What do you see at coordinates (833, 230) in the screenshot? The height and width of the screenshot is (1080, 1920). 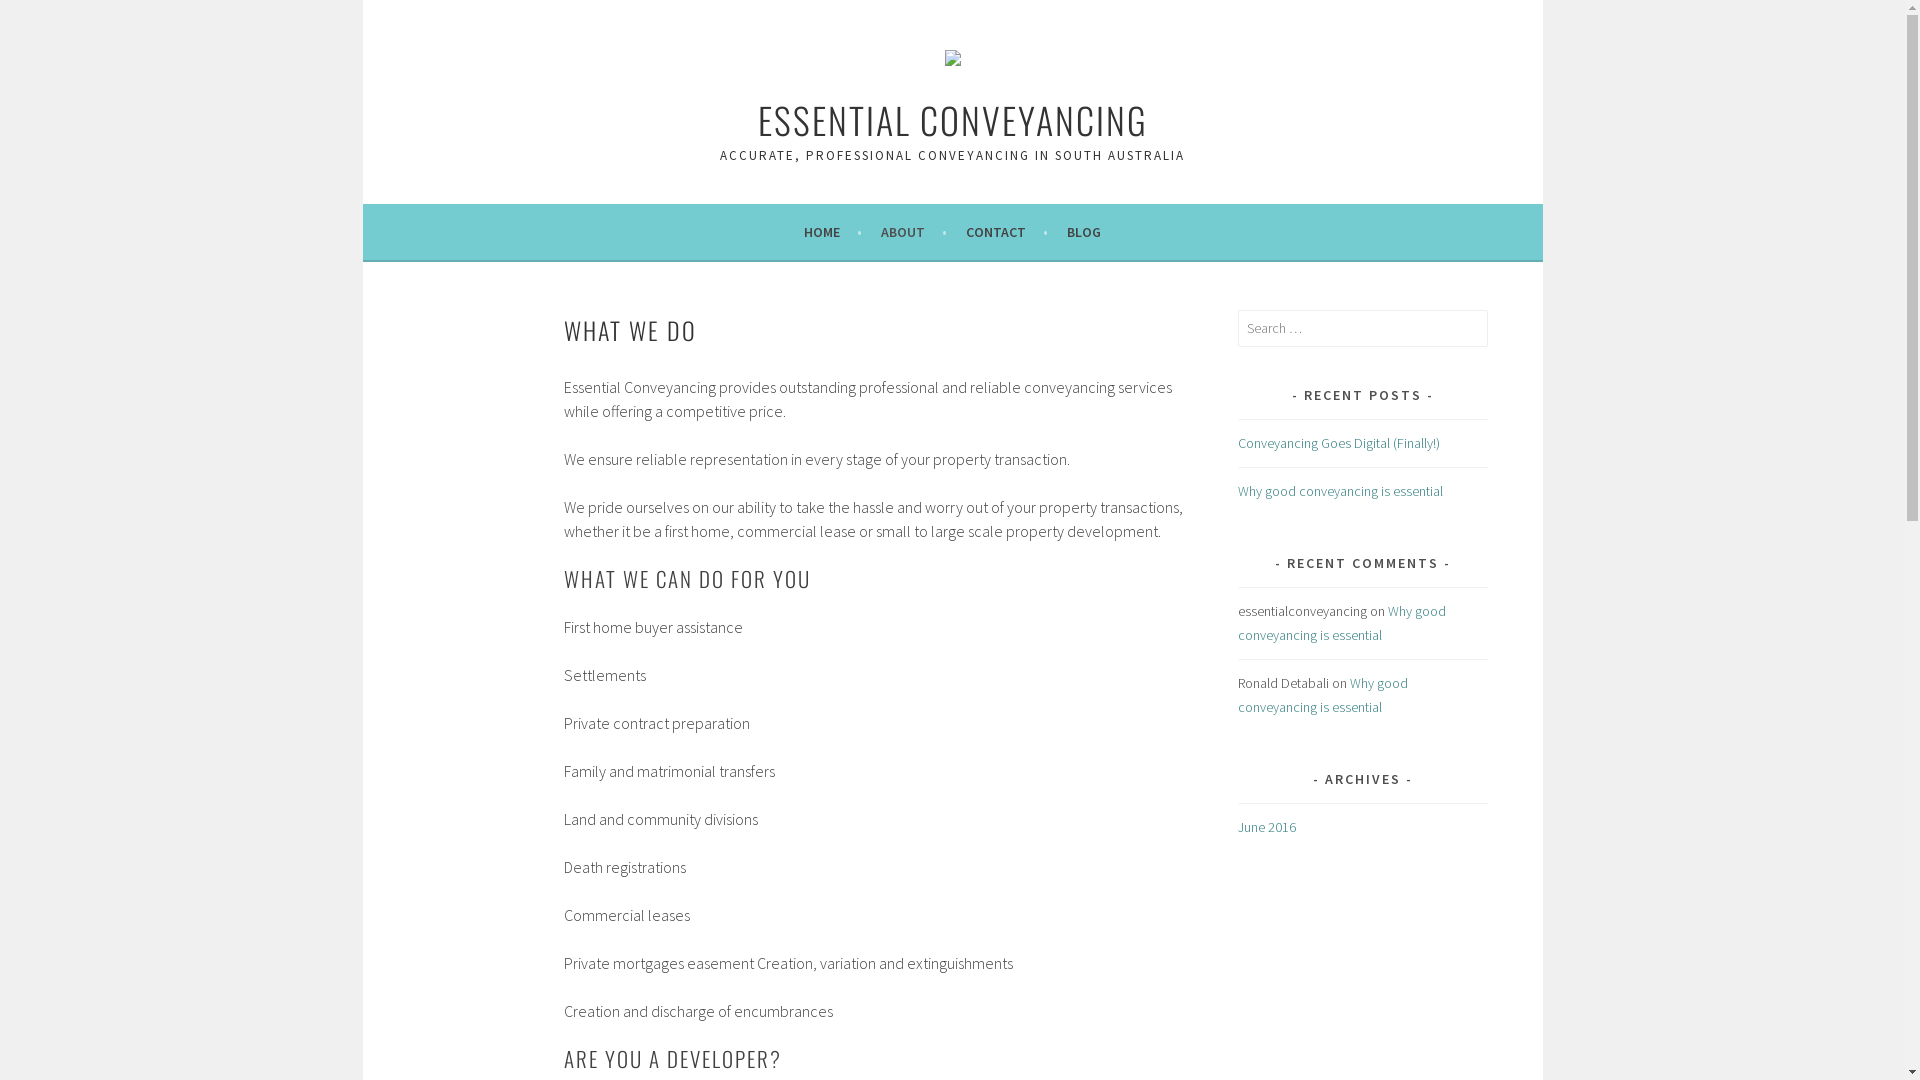 I see `'HOME'` at bounding box center [833, 230].